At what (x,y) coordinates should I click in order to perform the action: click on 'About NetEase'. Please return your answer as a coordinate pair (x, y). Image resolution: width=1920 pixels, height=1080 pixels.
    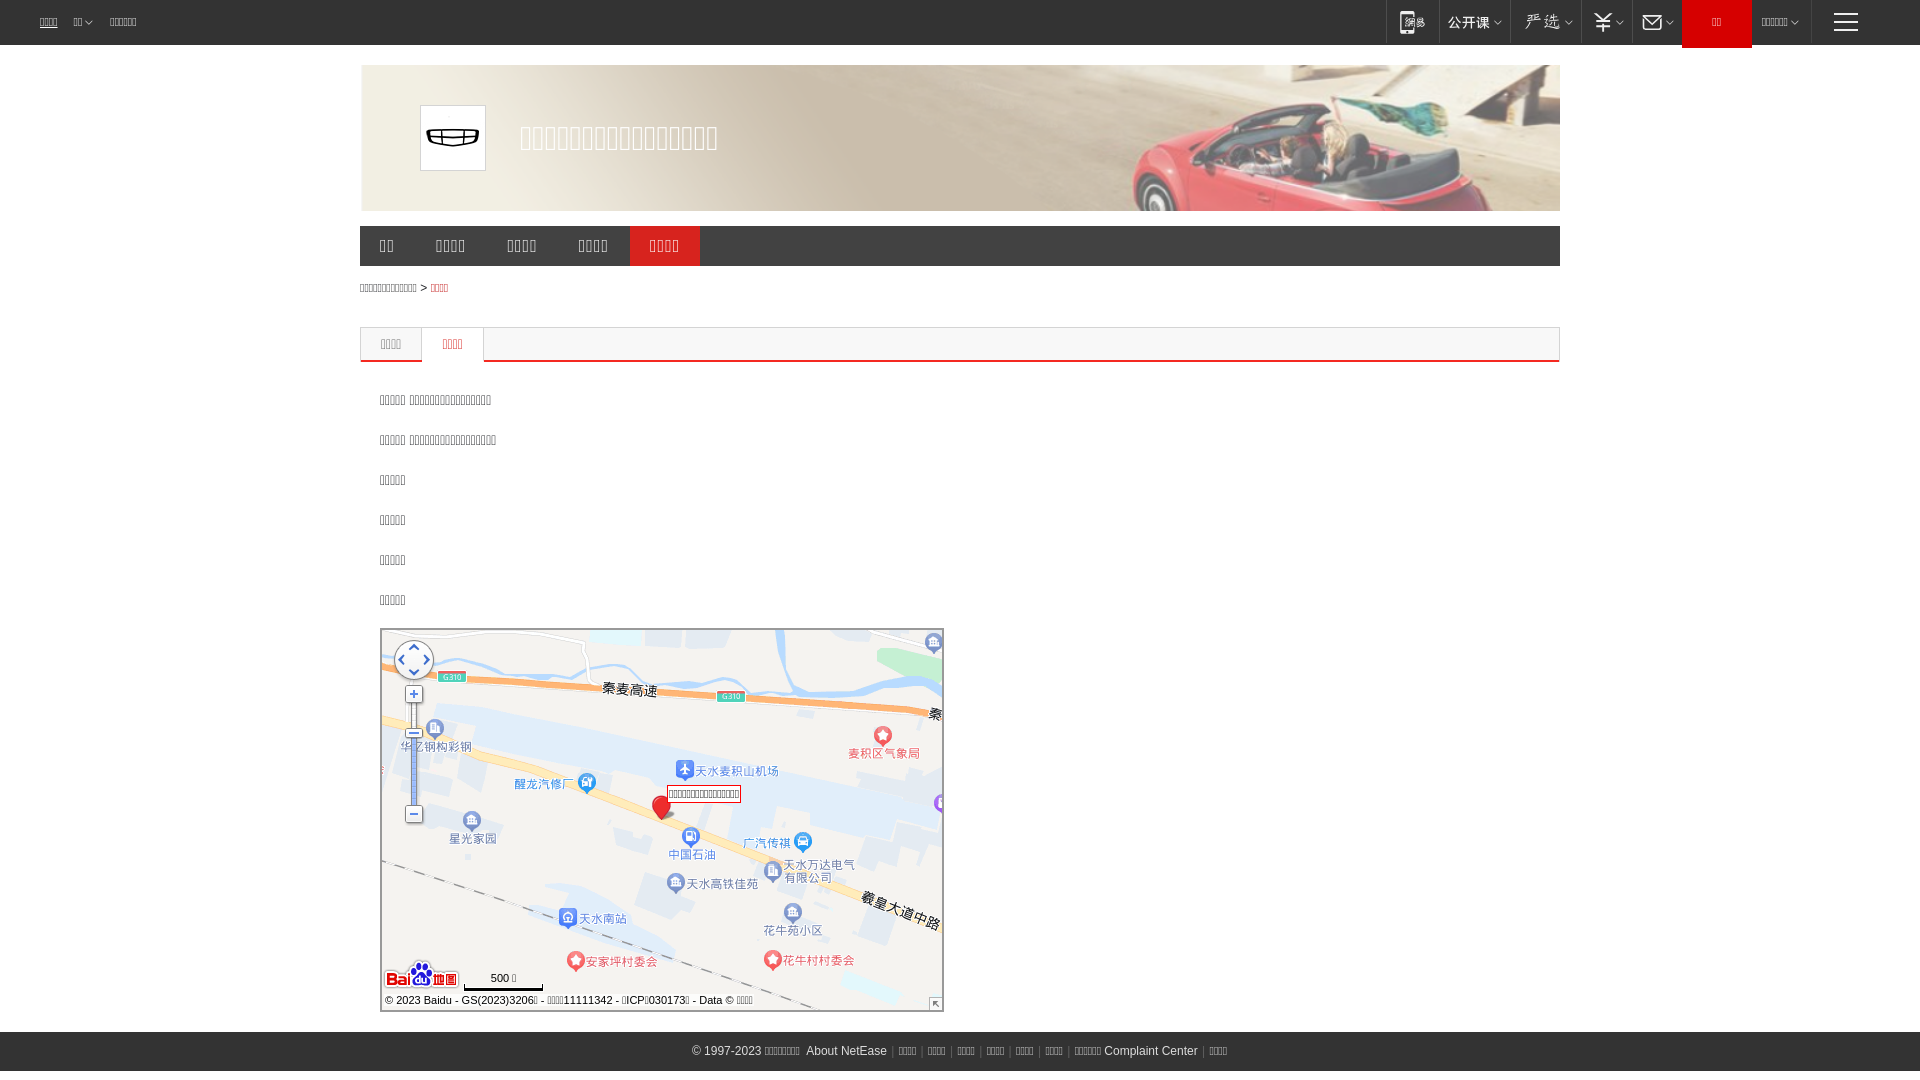
    Looking at the image, I should click on (846, 1049).